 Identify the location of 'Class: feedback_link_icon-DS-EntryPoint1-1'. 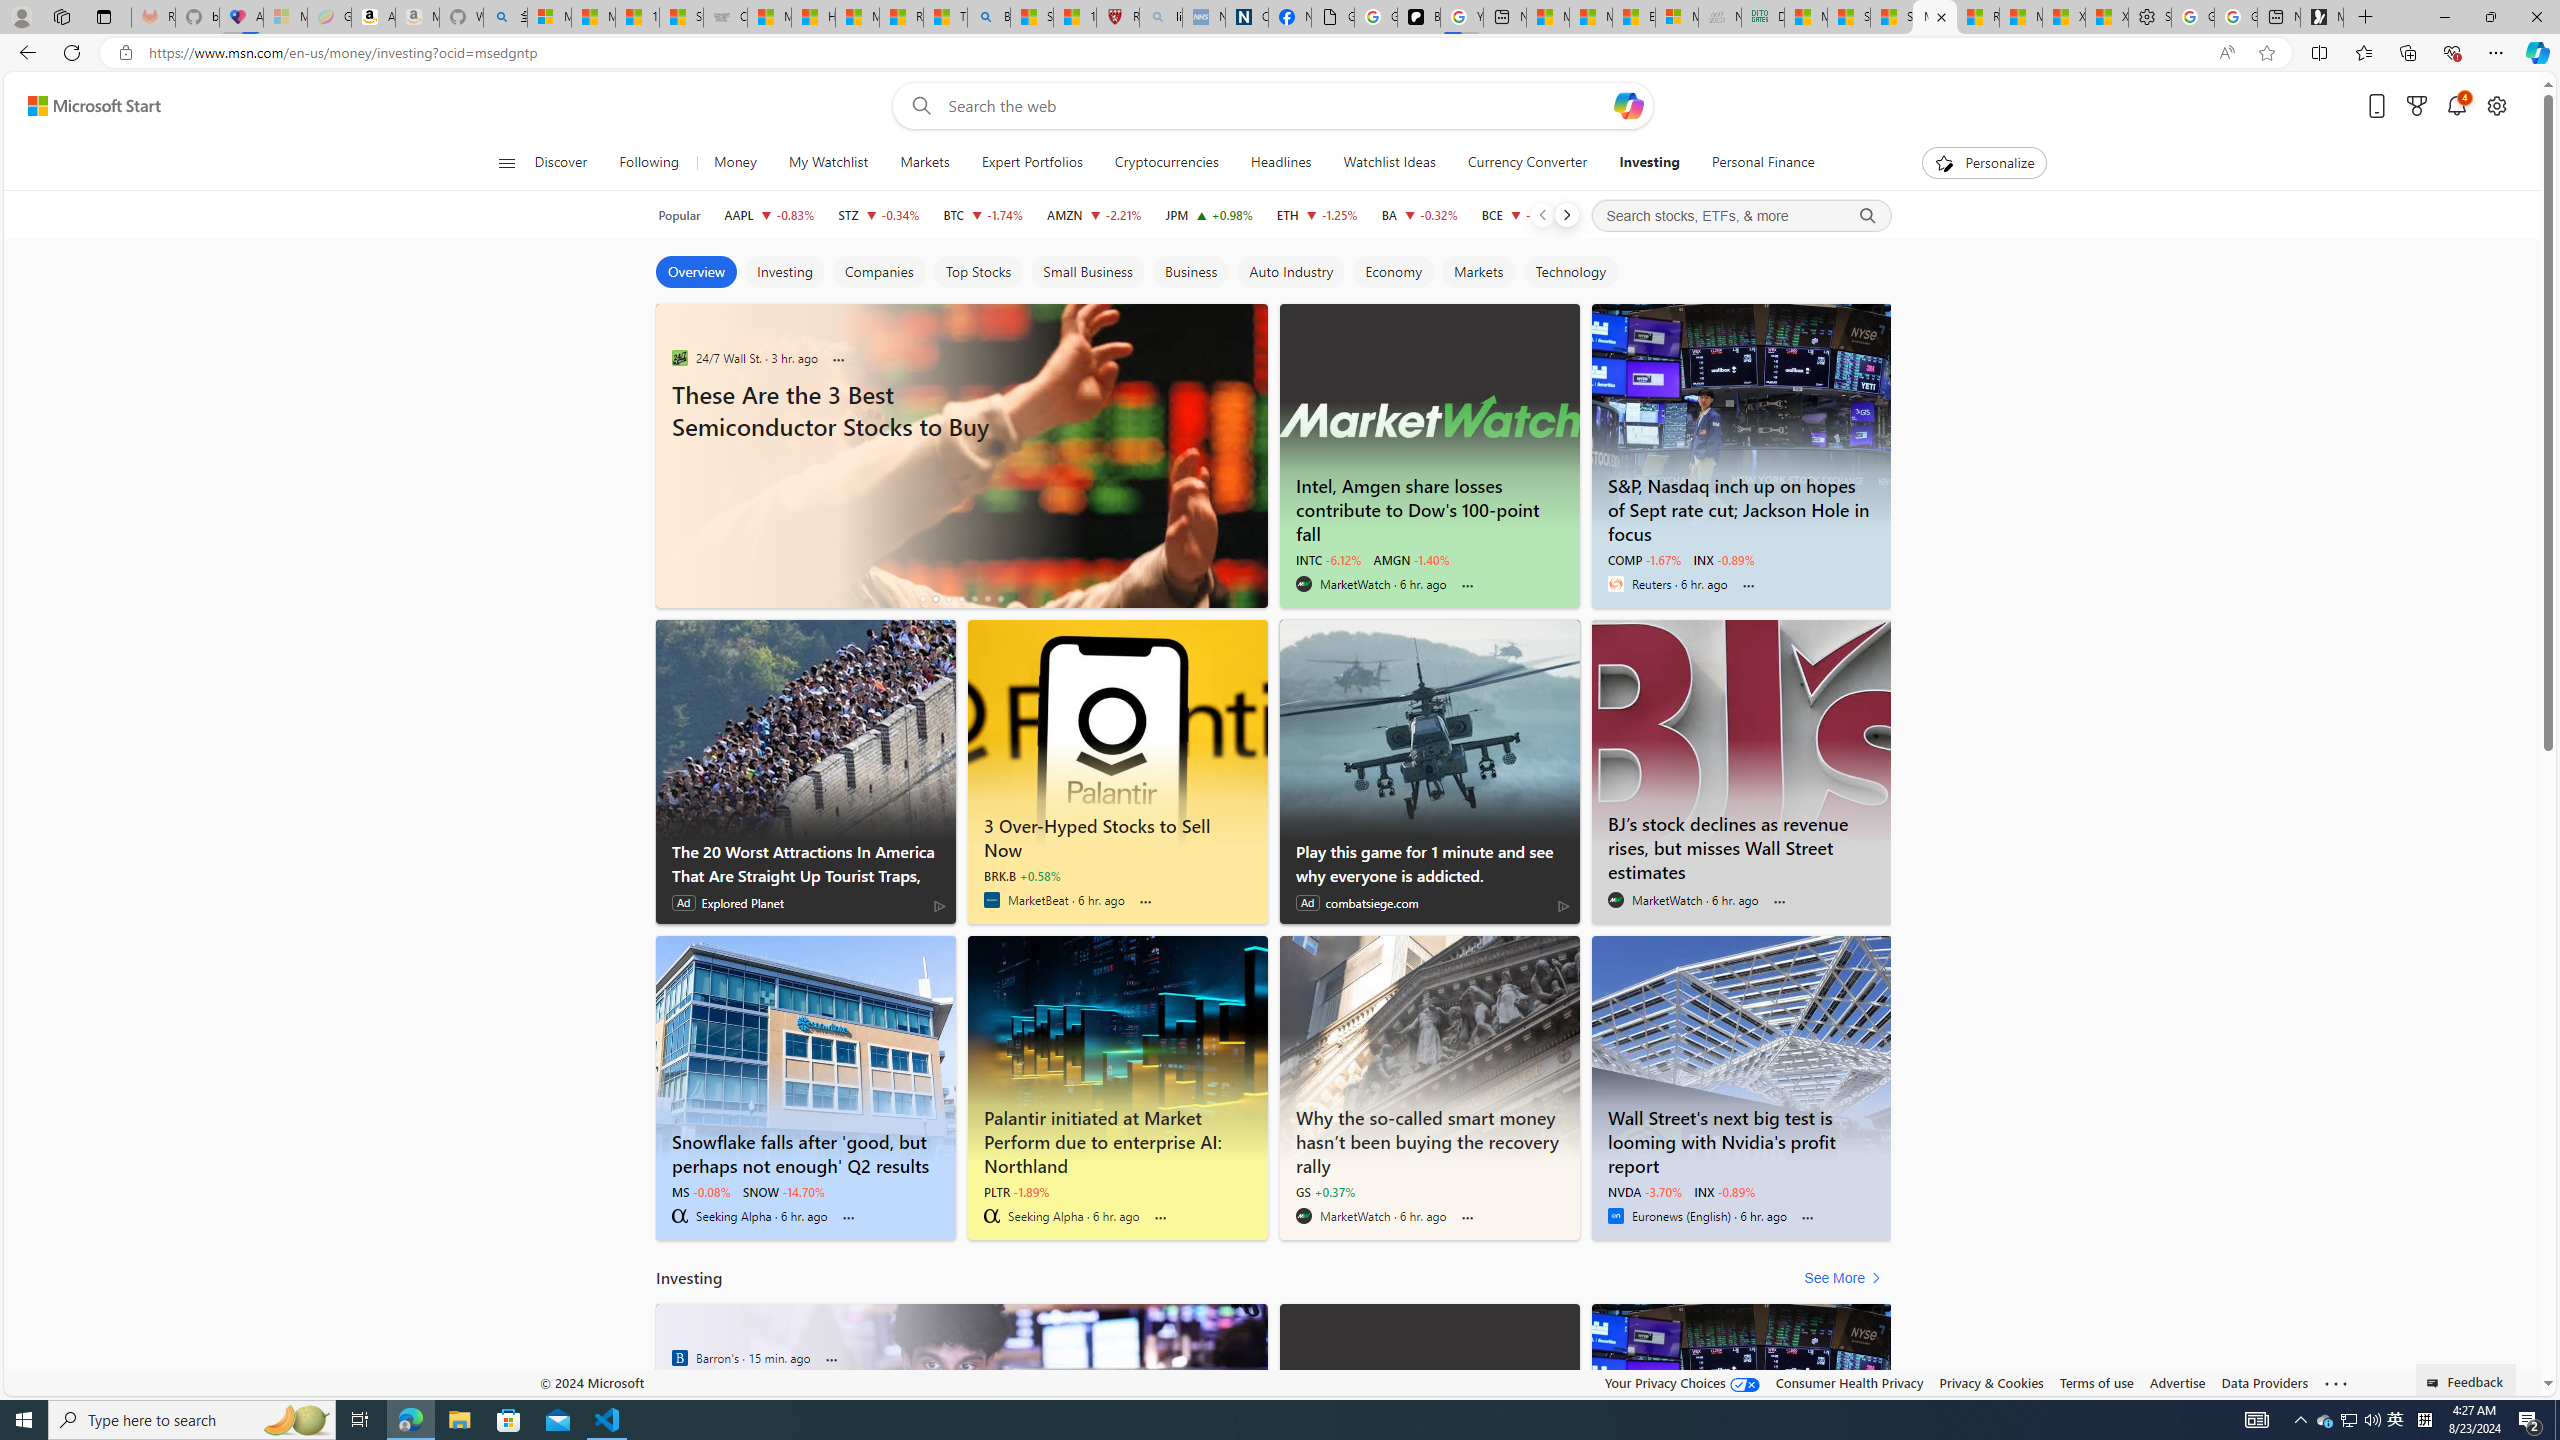
(2434, 1382).